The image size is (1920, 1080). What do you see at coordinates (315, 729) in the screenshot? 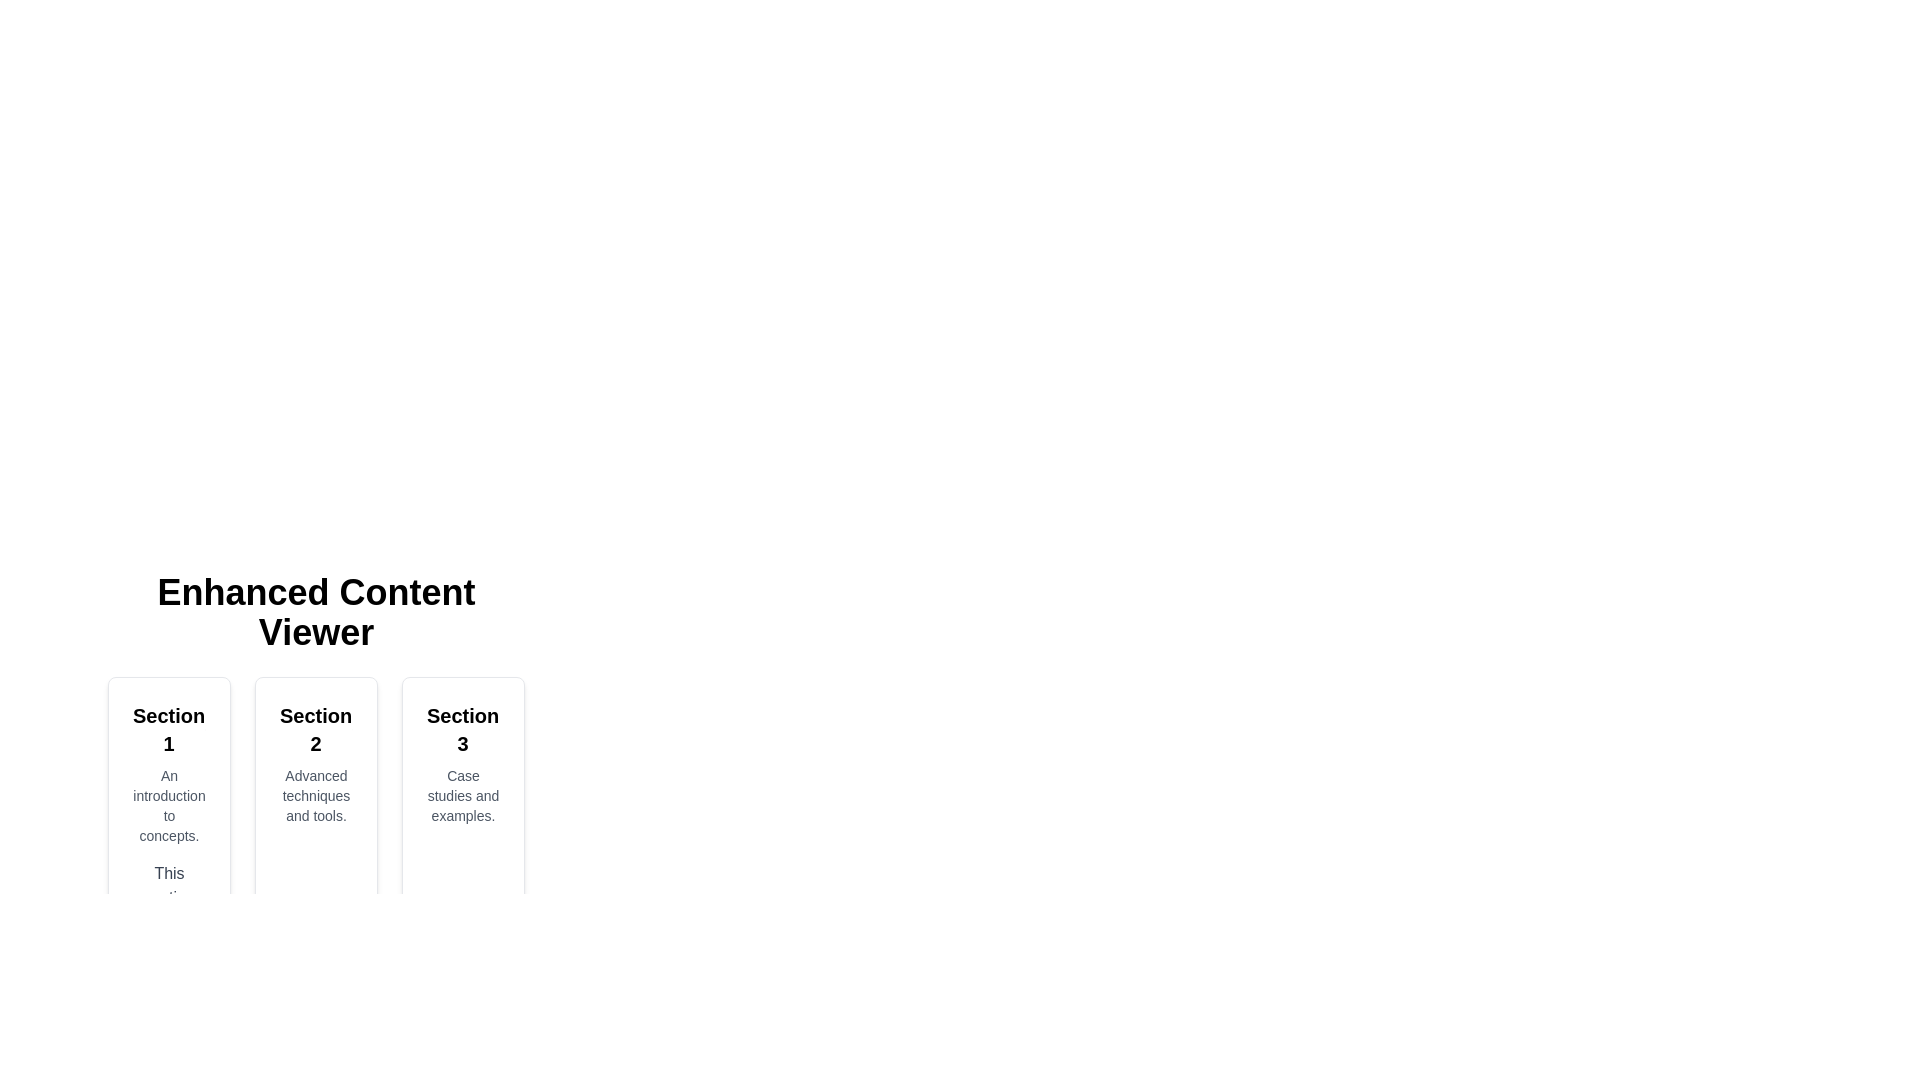
I see `the header text label located at the top of the central card in a three-column layout, which serves to identify the content section it represents` at bounding box center [315, 729].